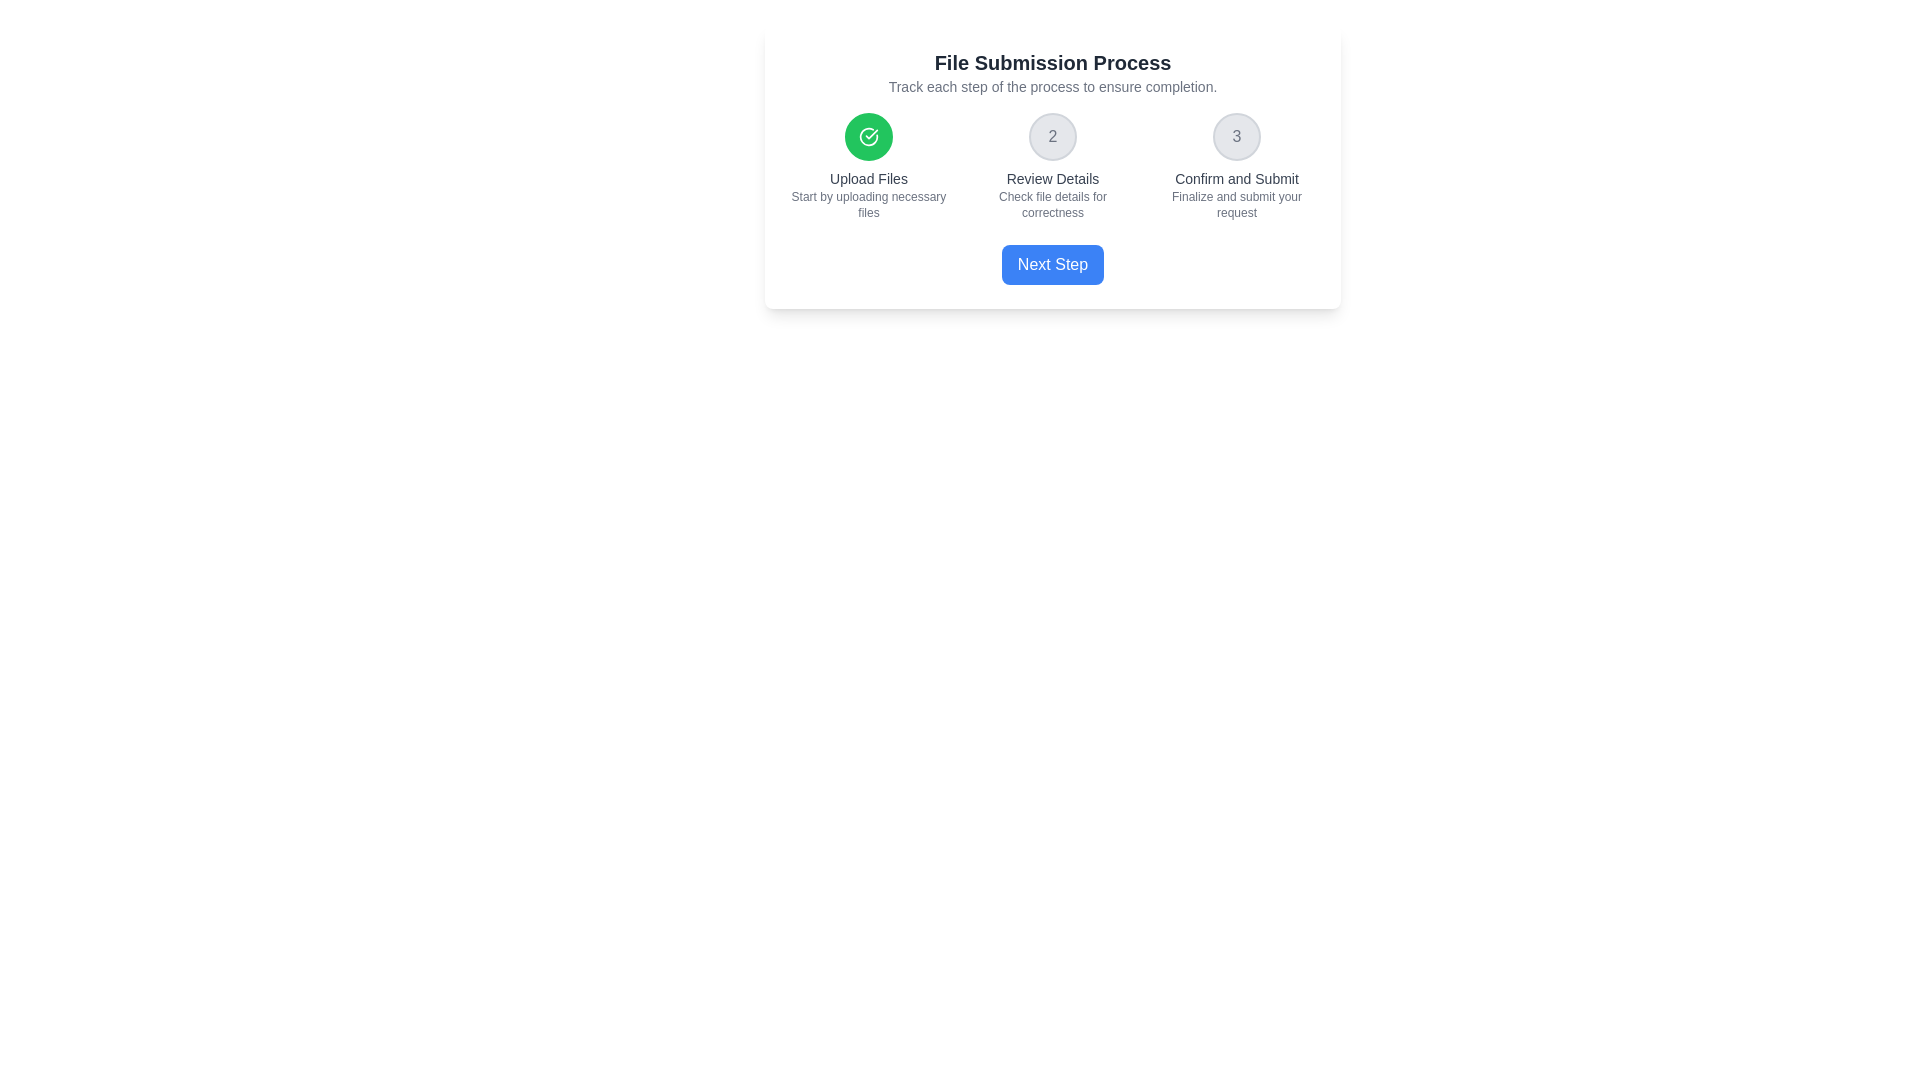  Describe the element at coordinates (1051, 136) in the screenshot. I see `the circular progress step indicator badge with the numeral '2'` at that location.